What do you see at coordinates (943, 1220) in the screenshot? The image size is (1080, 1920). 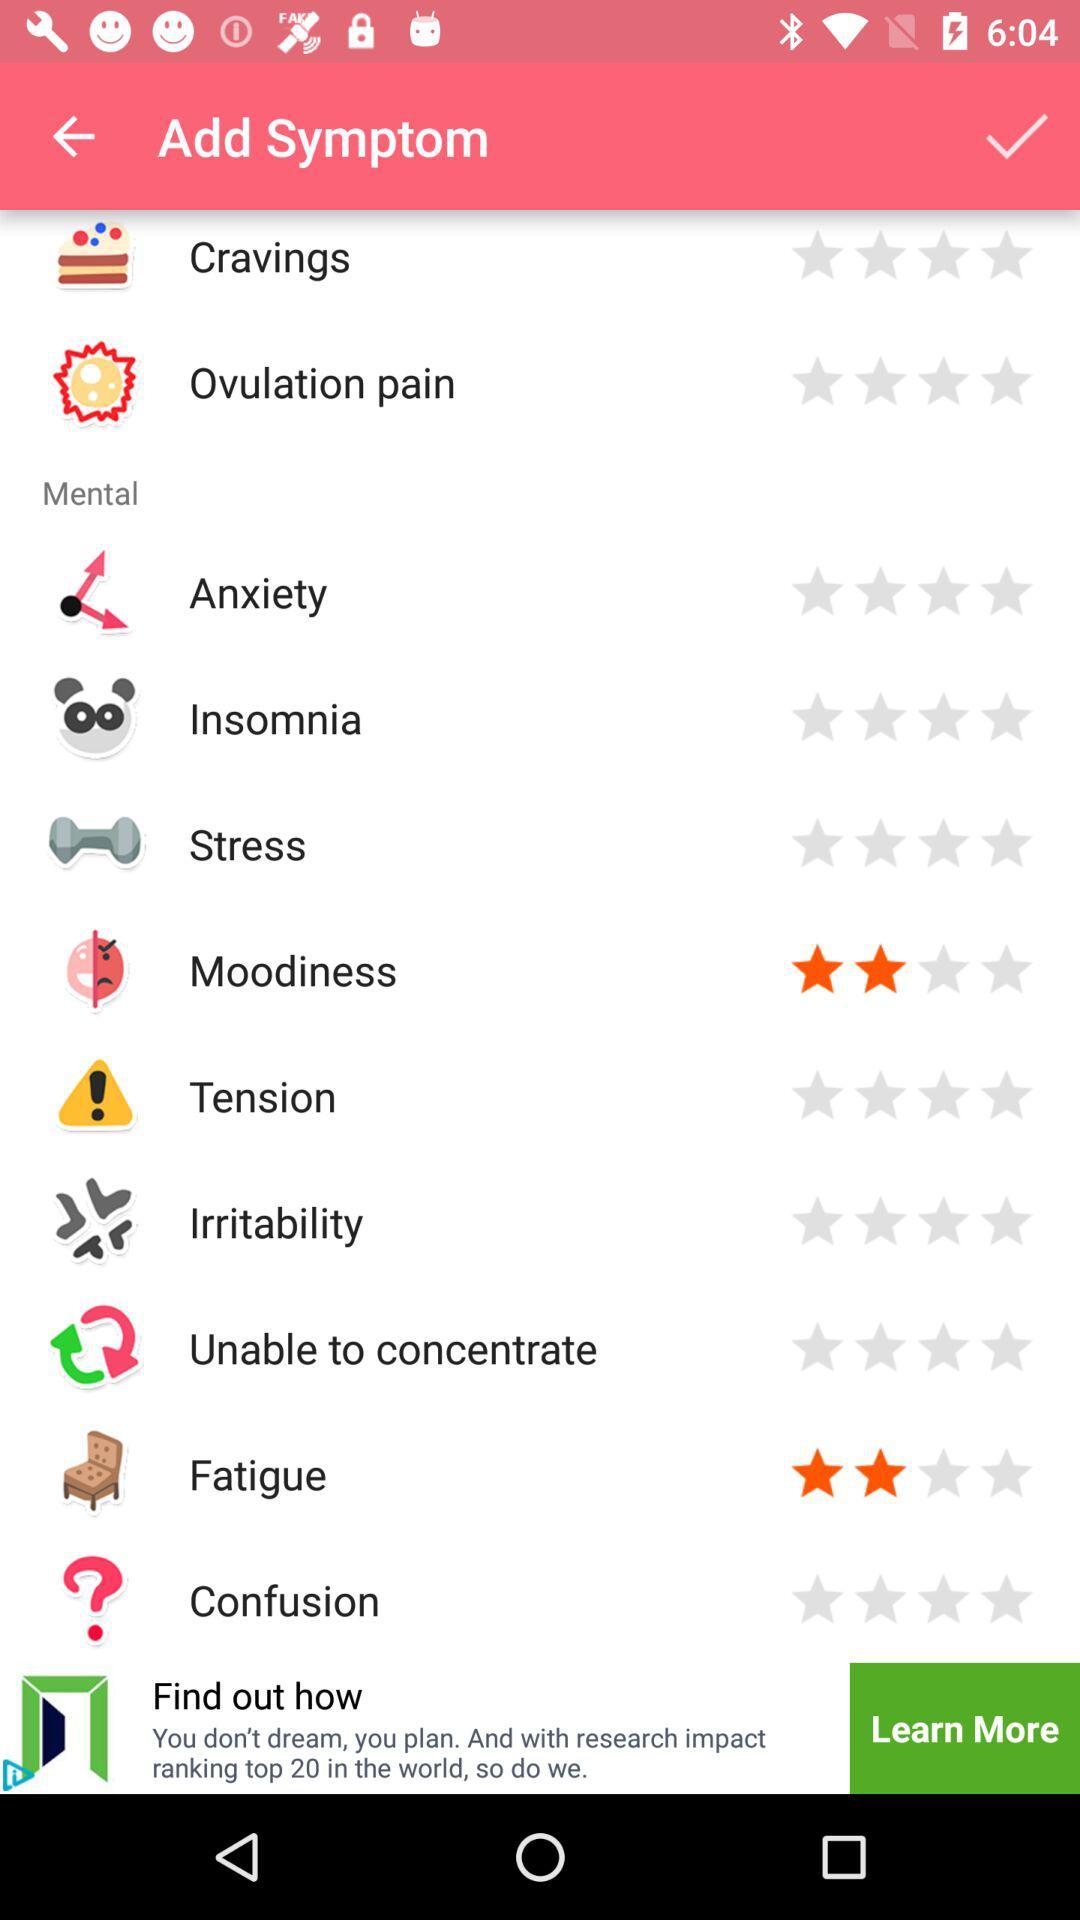 I see `3 star option` at bounding box center [943, 1220].